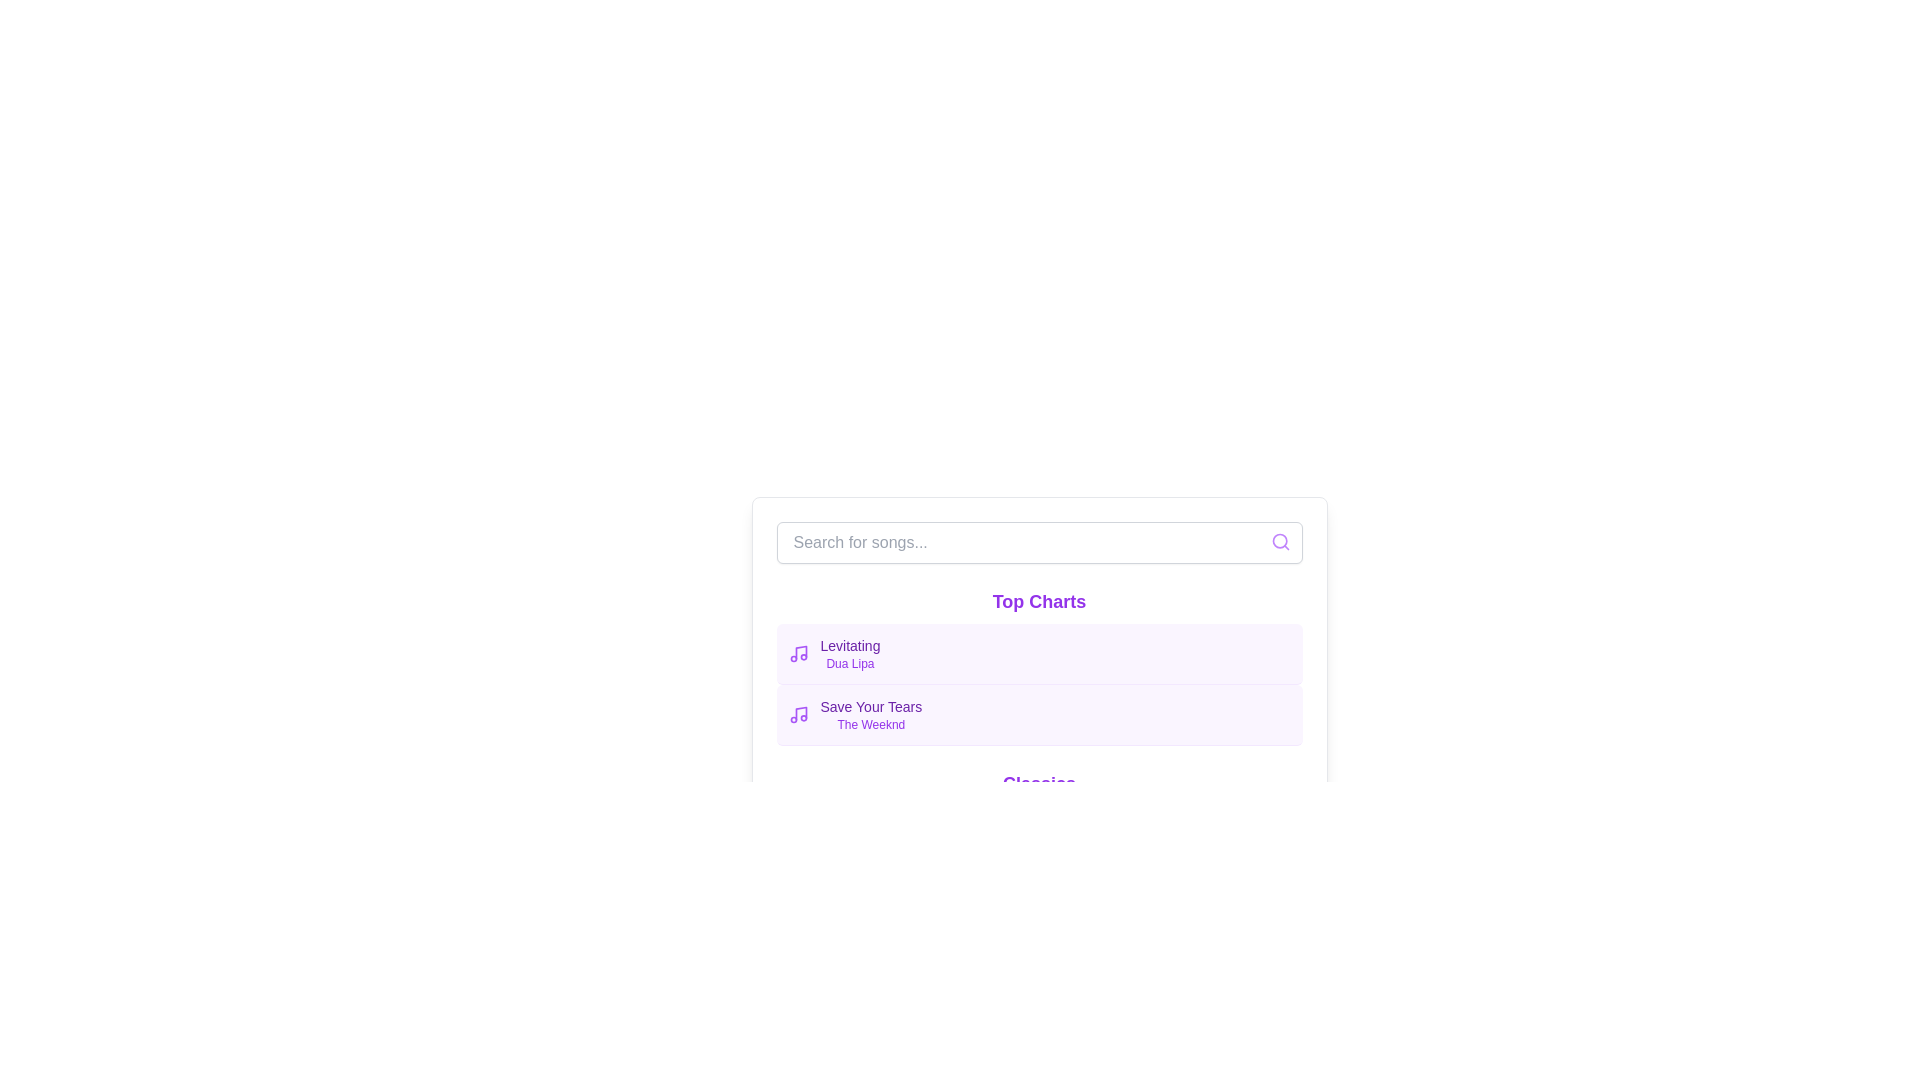  What do you see at coordinates (801, 652) in the screenshot?
I see `the musical icon associated with the text 'Levitating - Dua Lipa' in the 'Top Charts' section` at bounding box center [801, 652].